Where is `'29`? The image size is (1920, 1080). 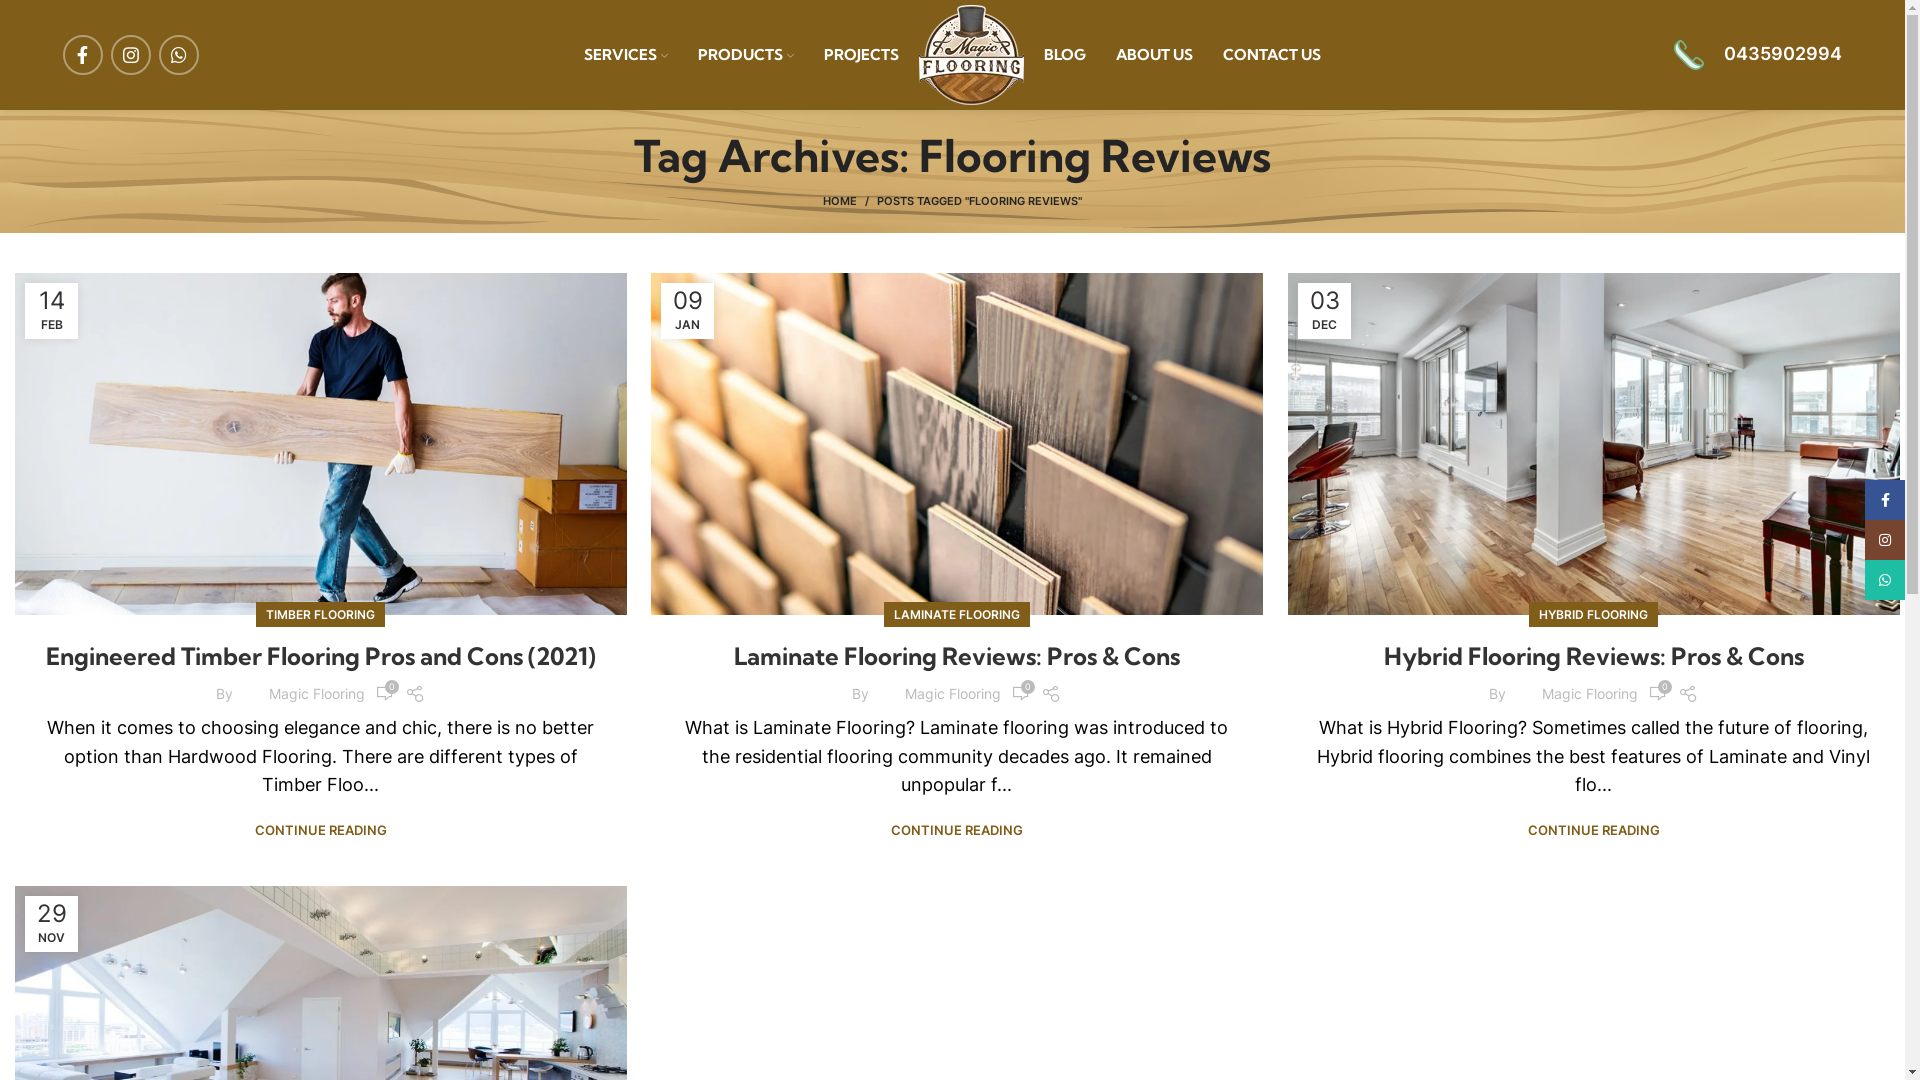 '29 is located at coordinates (51, 924).